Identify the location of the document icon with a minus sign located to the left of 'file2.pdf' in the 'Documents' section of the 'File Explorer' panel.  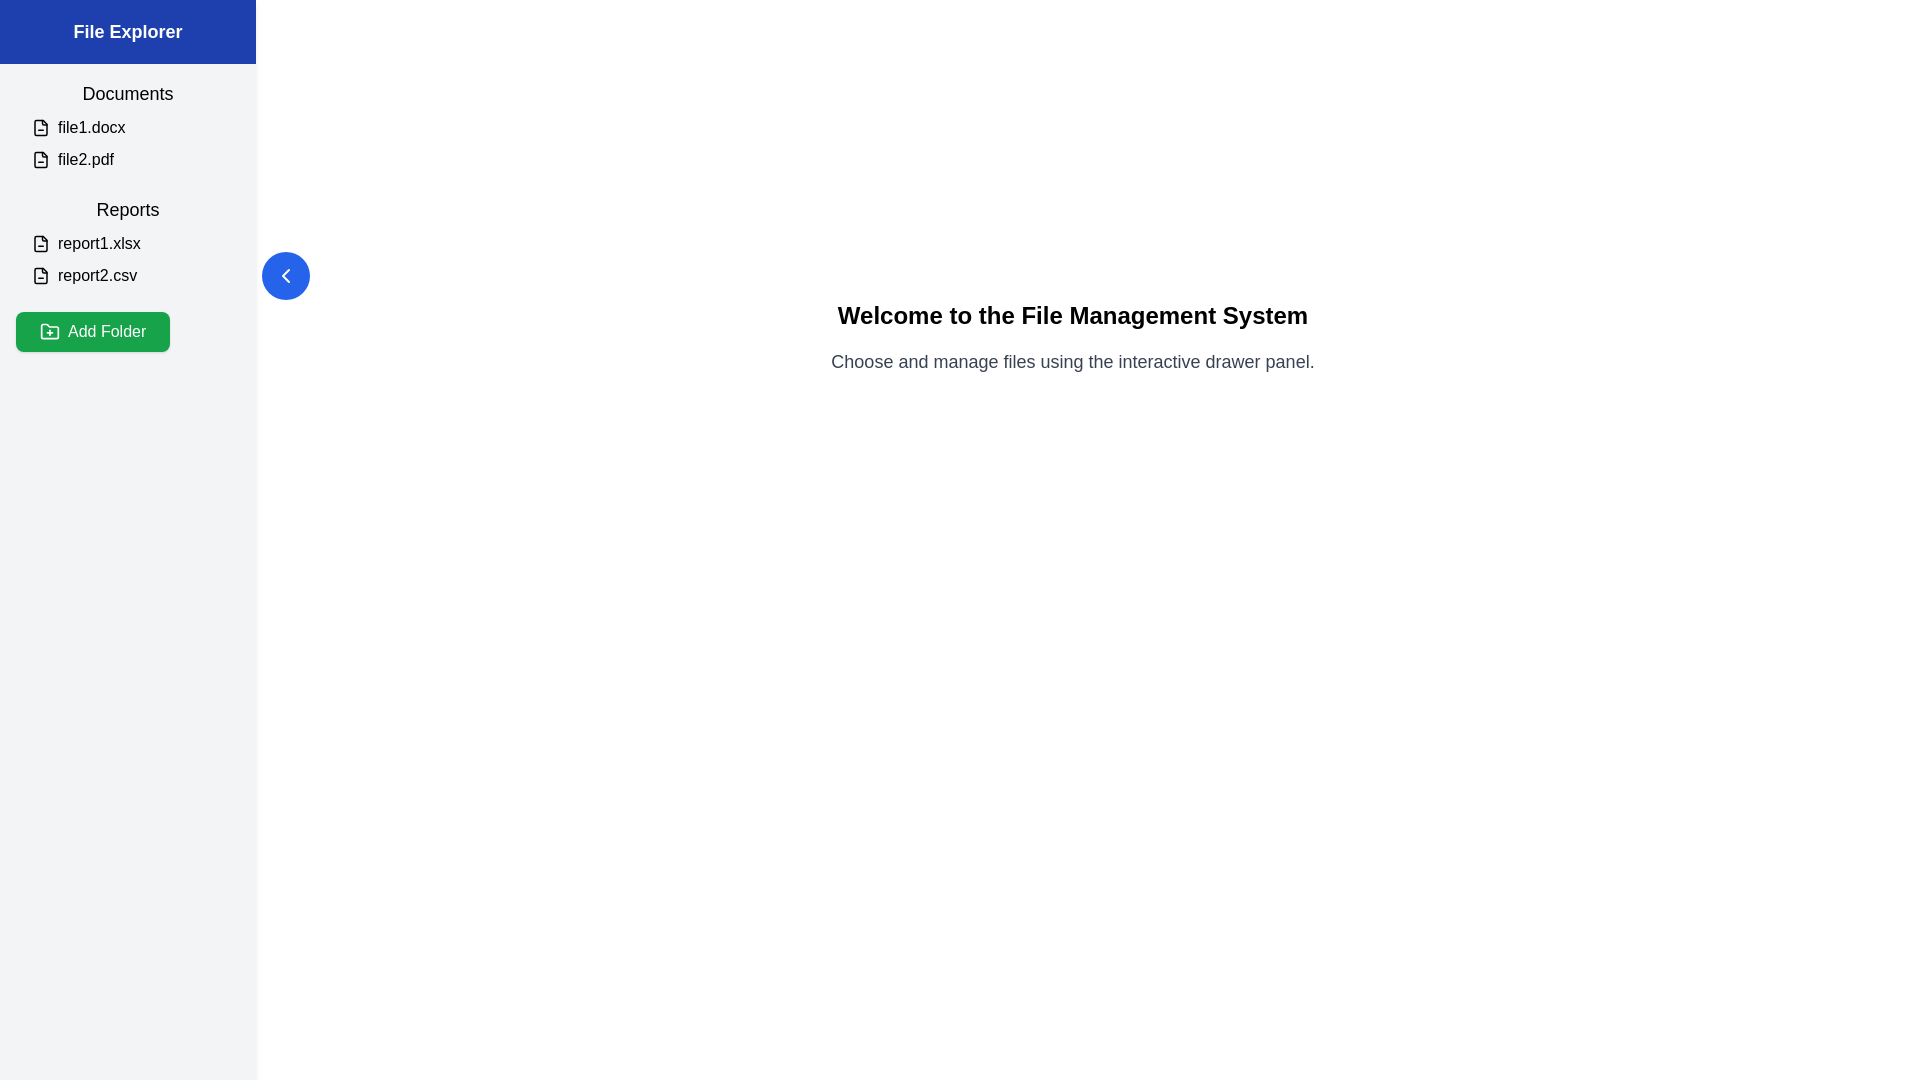
(41, 158).